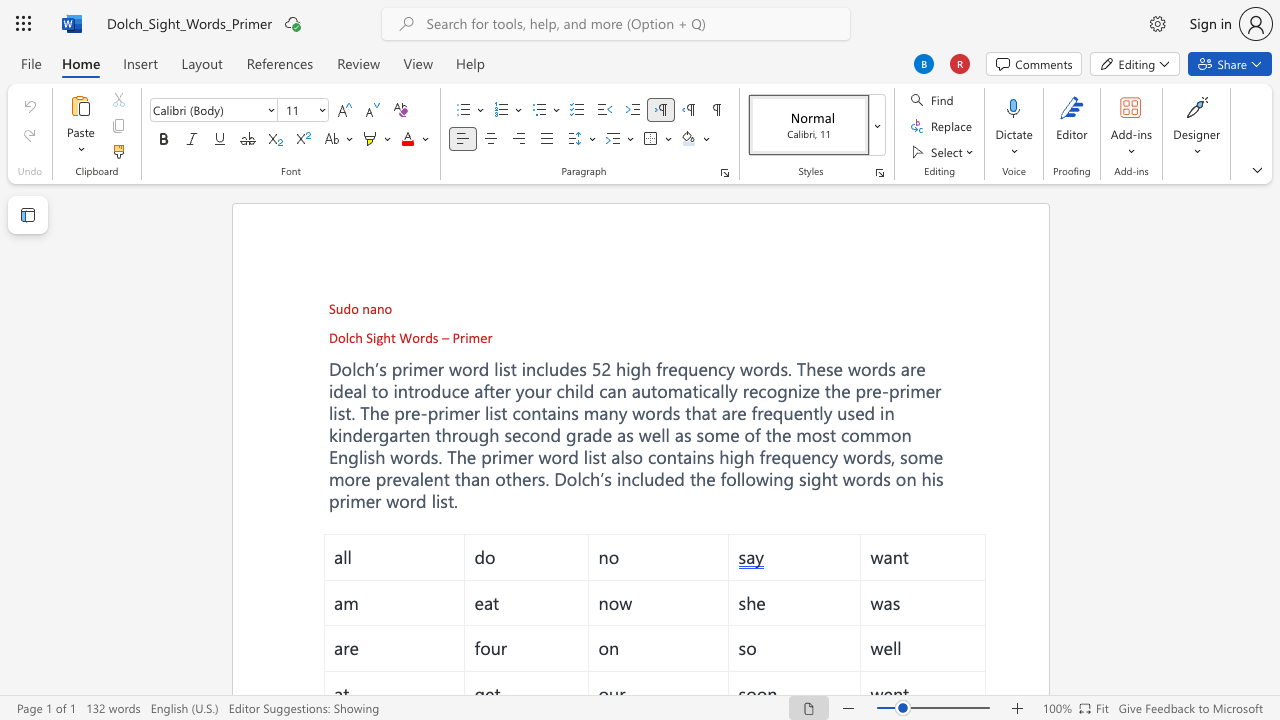 The image size is (1280, 720). Describe the element at coordinates (328, 336) in the screenshot. I see `the subset text "Dolch Sight Words – Primer" within the text "Dolch Sight Words – Primer"` at that location.